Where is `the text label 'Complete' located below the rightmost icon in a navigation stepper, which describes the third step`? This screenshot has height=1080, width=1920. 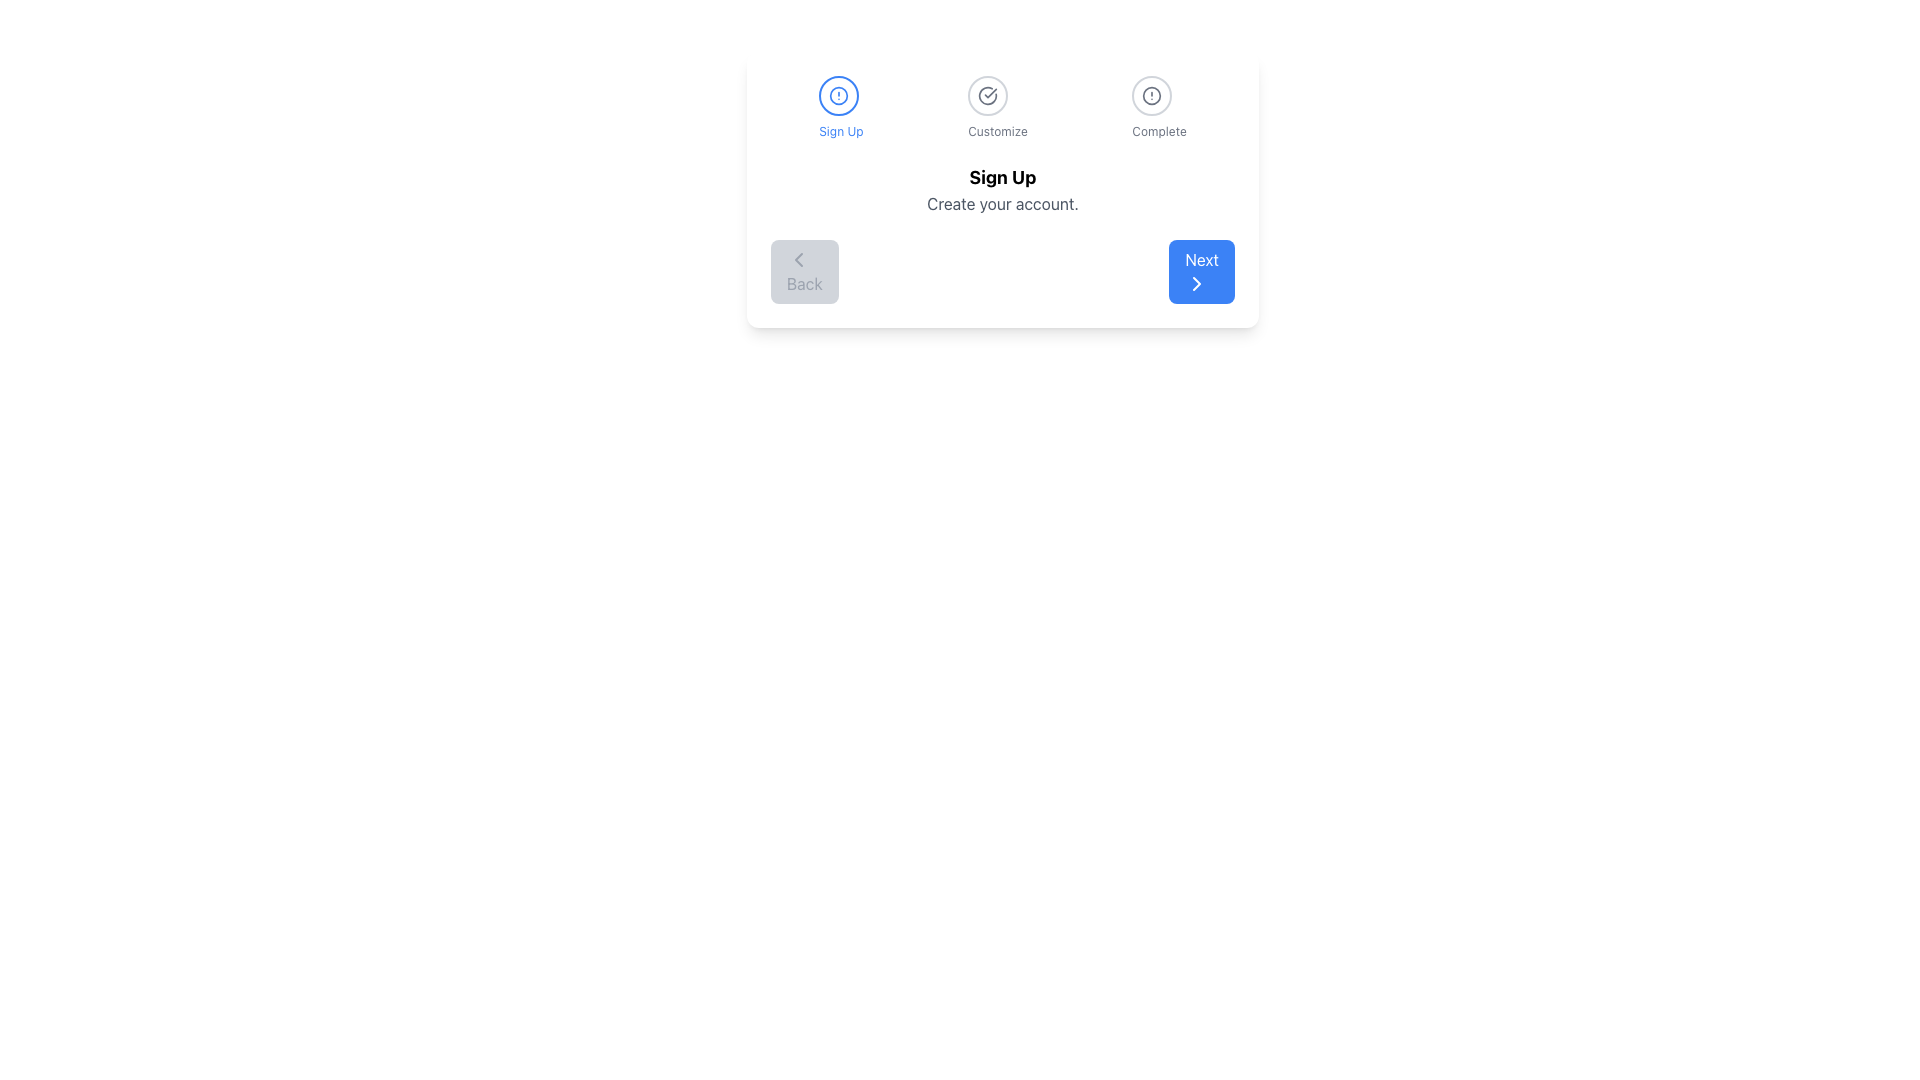
the text label 'Complete' located below the rightmost icon in a navigation stepper, which describes the third step is located at coordinates (1159, 131).